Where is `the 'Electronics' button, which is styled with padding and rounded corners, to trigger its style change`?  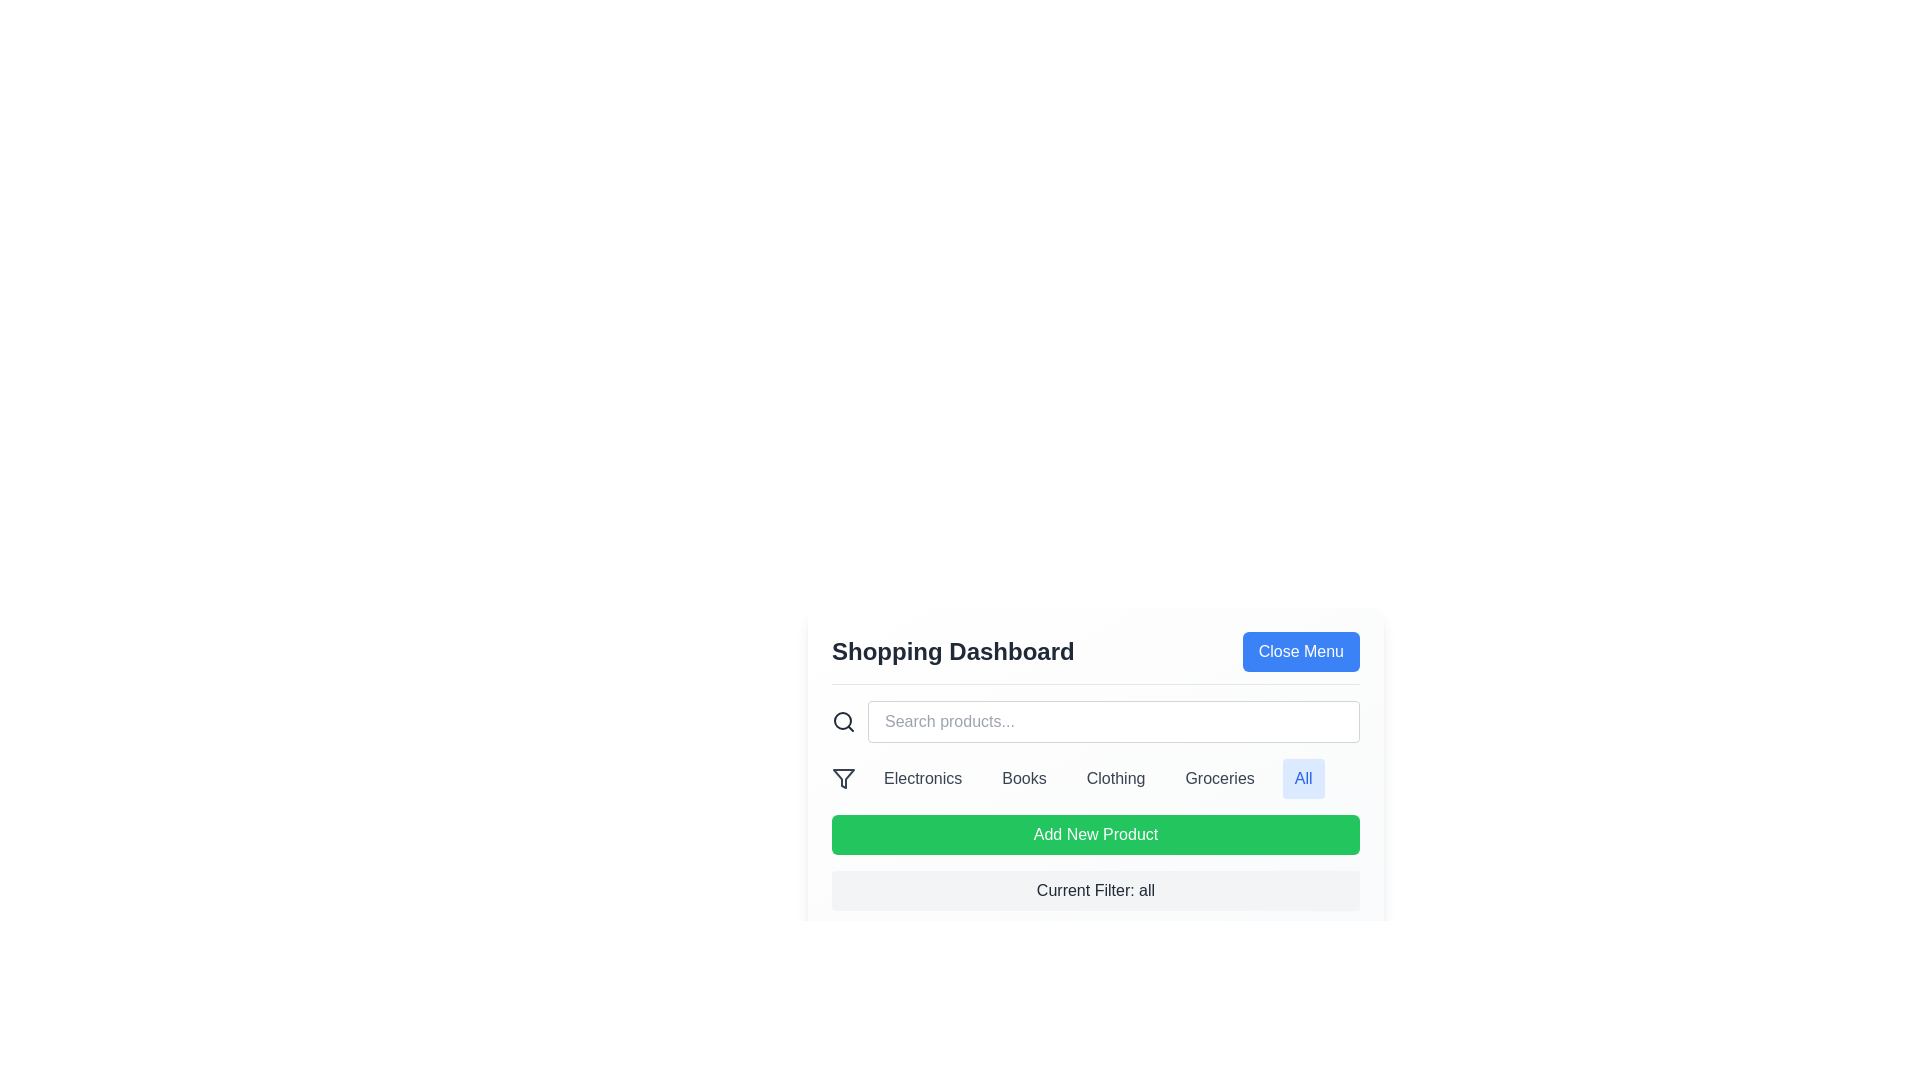
the 'Electronics' button, which is styled with padding and rounded corners, to trigger its style change is located at coordinates (922, 778).